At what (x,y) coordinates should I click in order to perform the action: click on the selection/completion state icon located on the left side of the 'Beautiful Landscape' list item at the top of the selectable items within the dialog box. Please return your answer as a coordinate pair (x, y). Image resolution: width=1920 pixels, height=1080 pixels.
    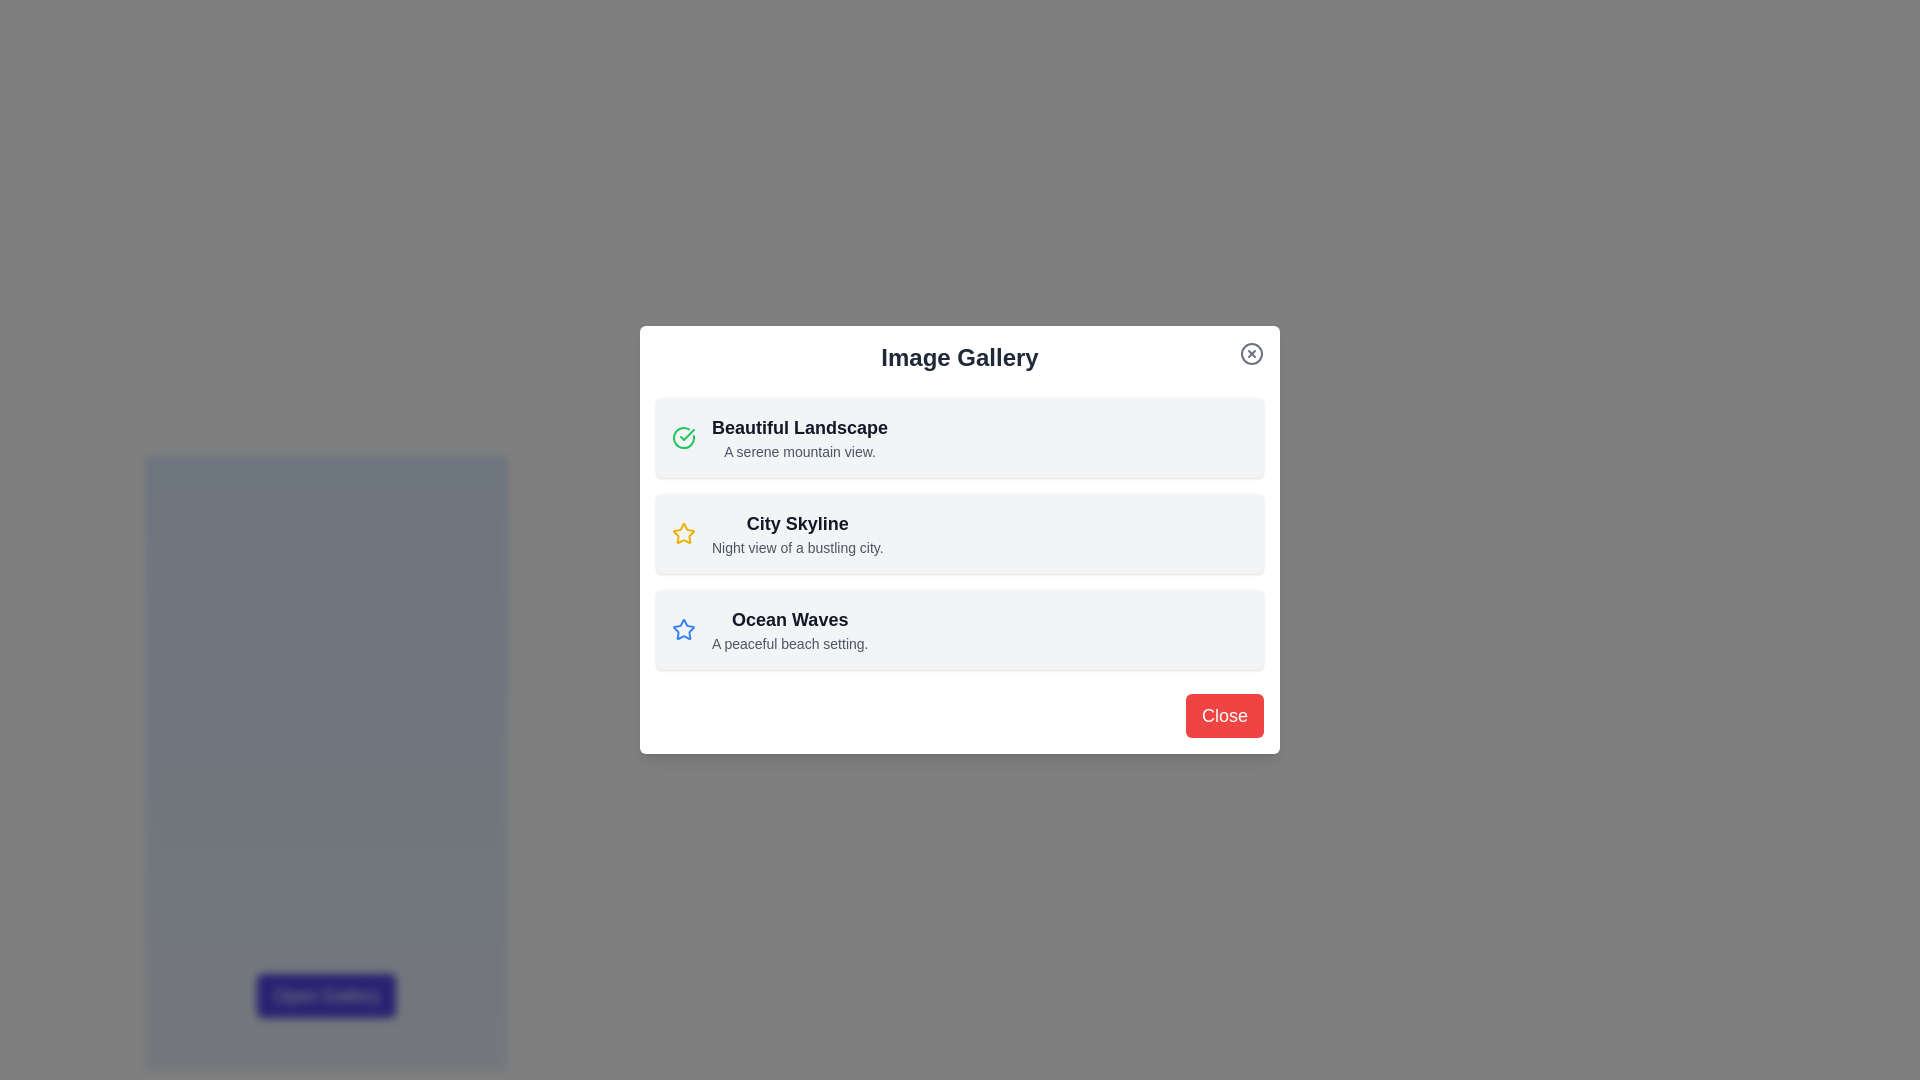
    Looking at the image, I should click on (684, 437).